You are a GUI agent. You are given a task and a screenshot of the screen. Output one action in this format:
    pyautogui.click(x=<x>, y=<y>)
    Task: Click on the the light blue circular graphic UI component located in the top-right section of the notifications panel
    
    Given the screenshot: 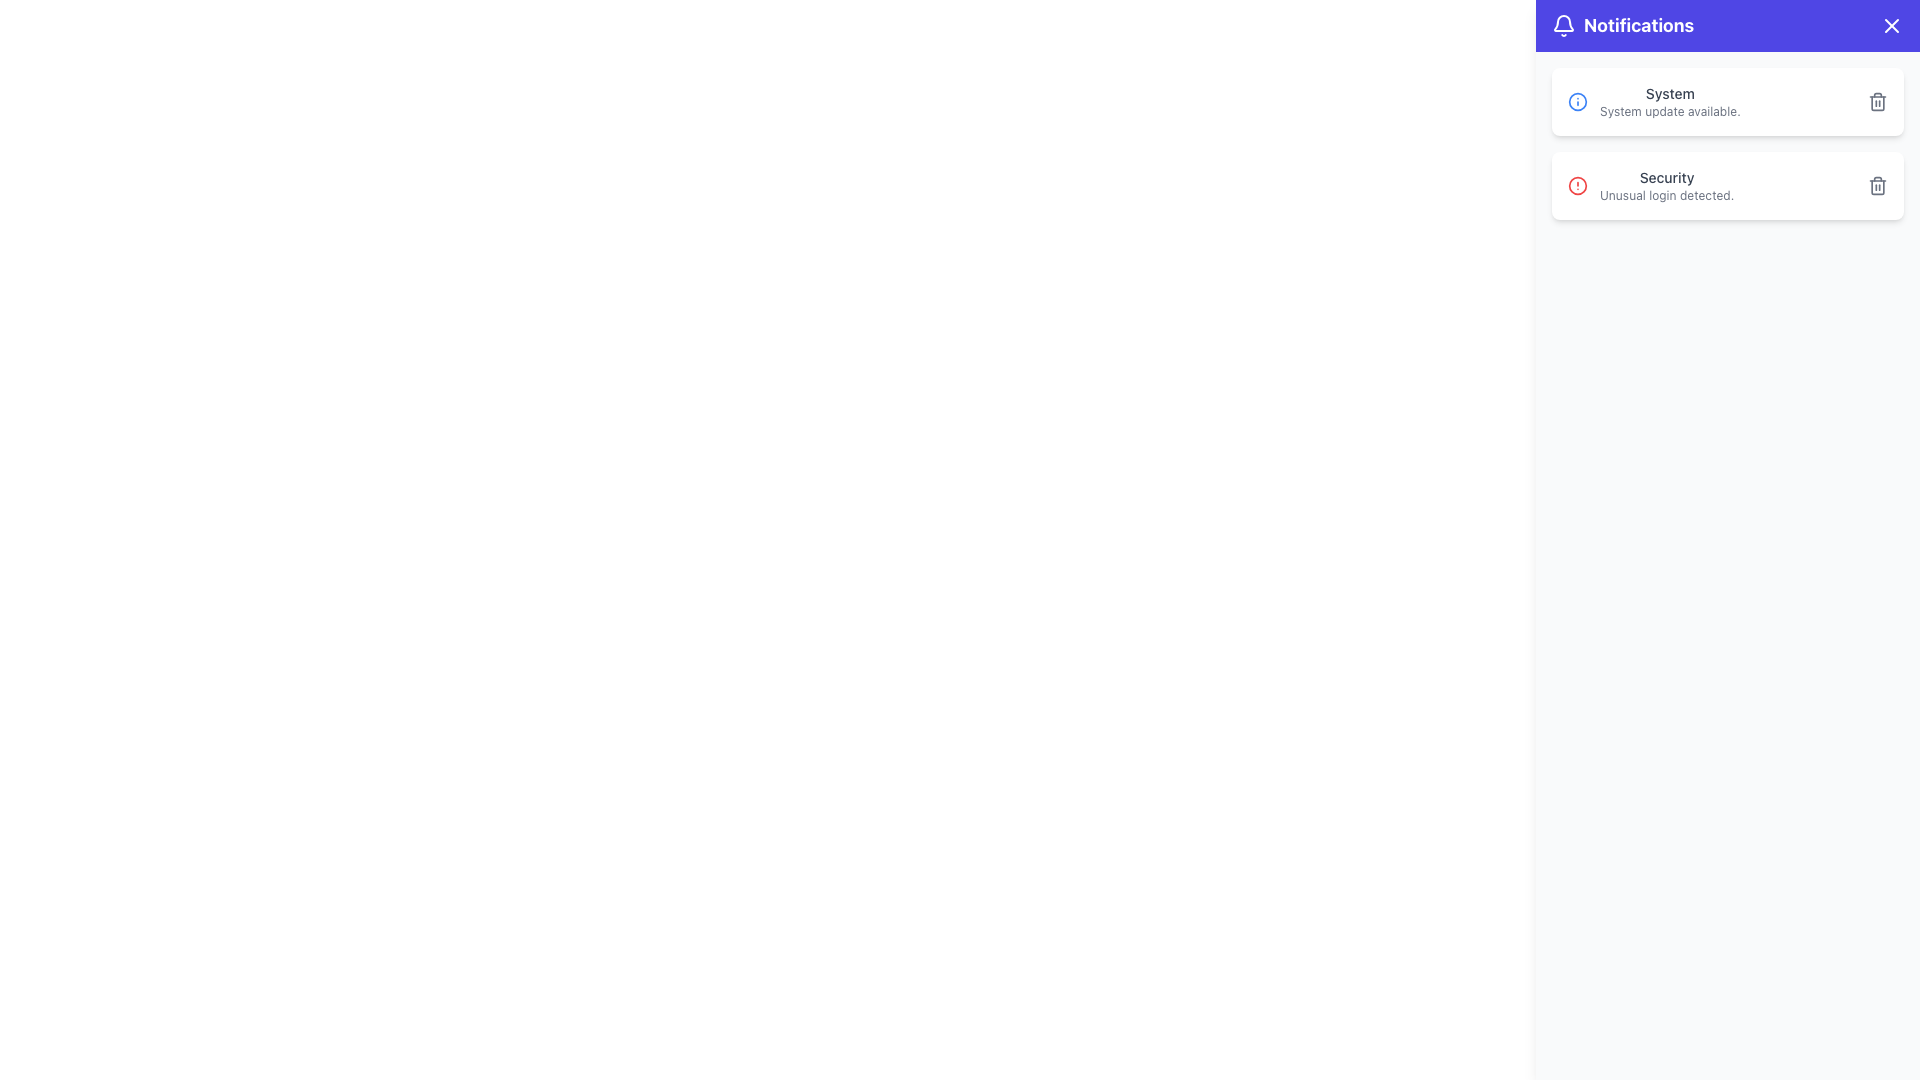 What is the action you would take?
    pyautogui.click(x=1577, y=101)
    